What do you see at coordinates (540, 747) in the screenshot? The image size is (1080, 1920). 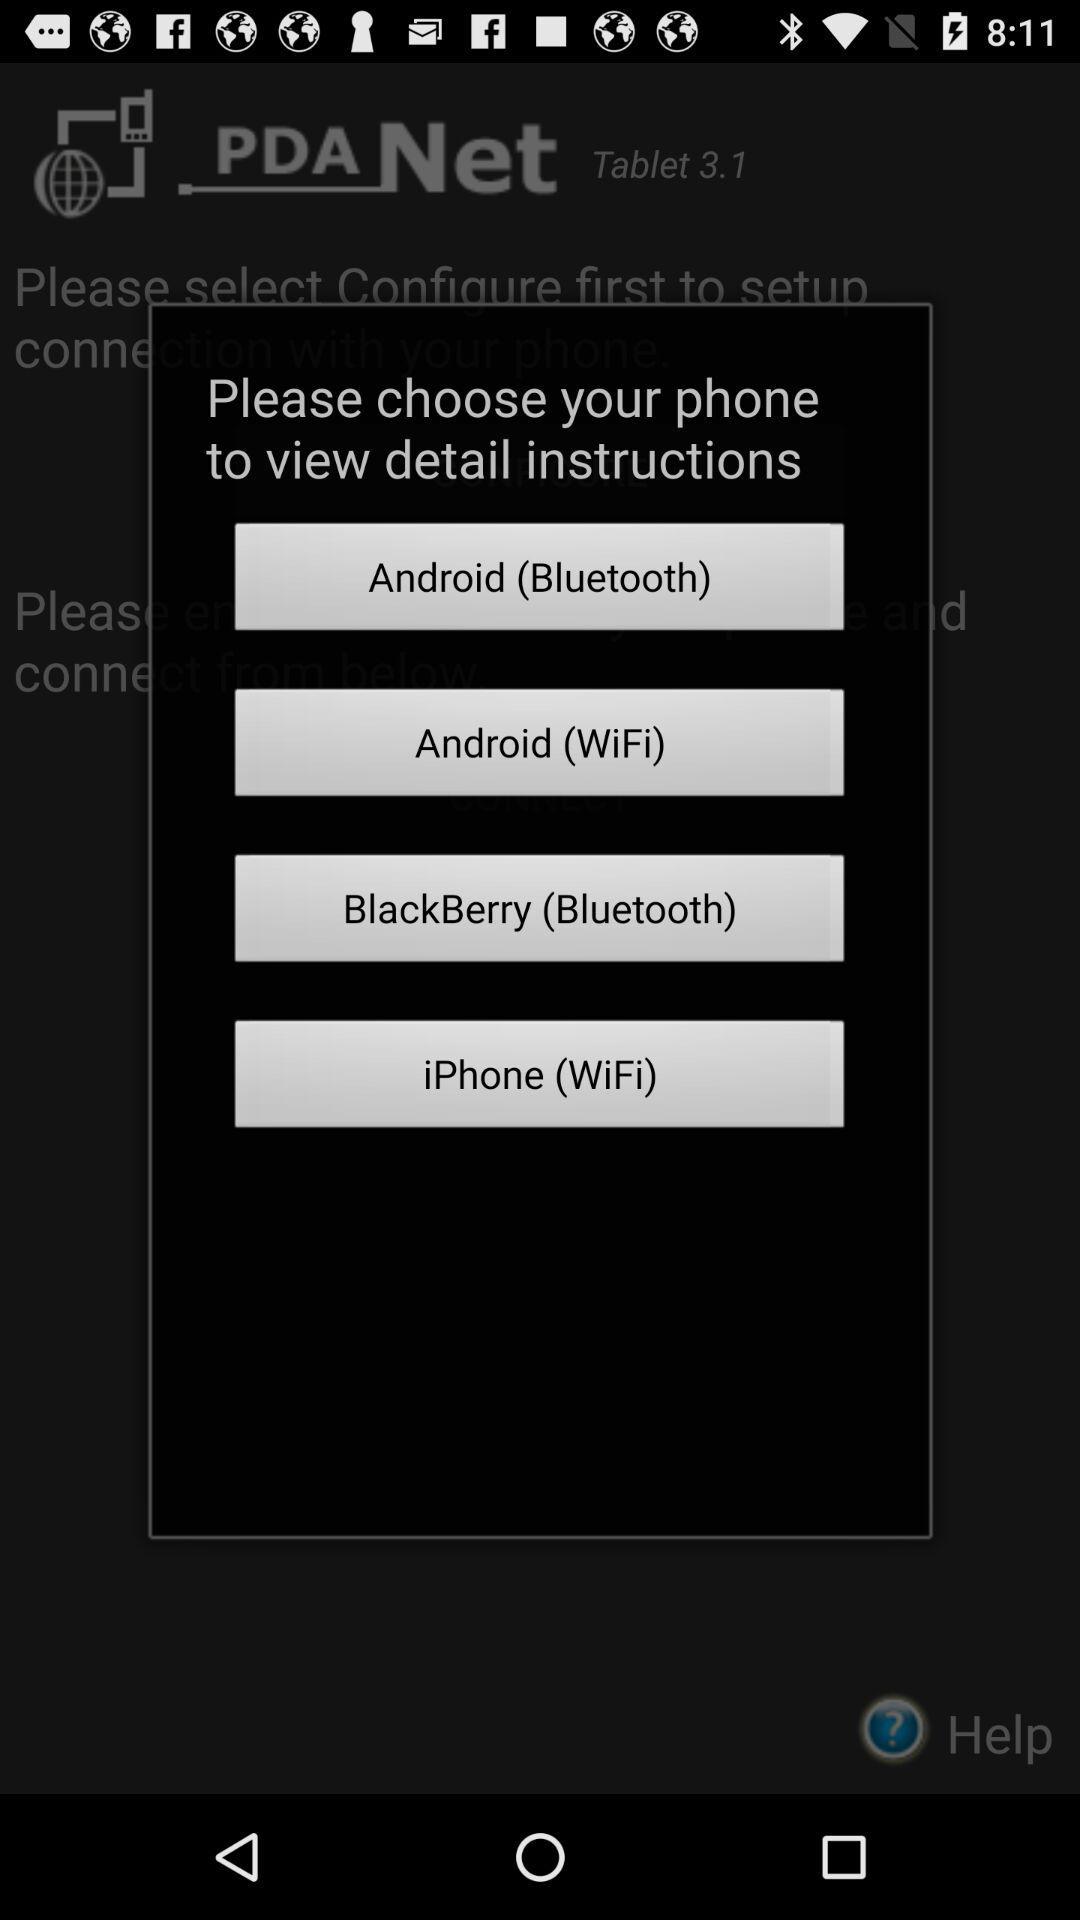 I see `android (wifi) icon` at bounding box center [540, 747].